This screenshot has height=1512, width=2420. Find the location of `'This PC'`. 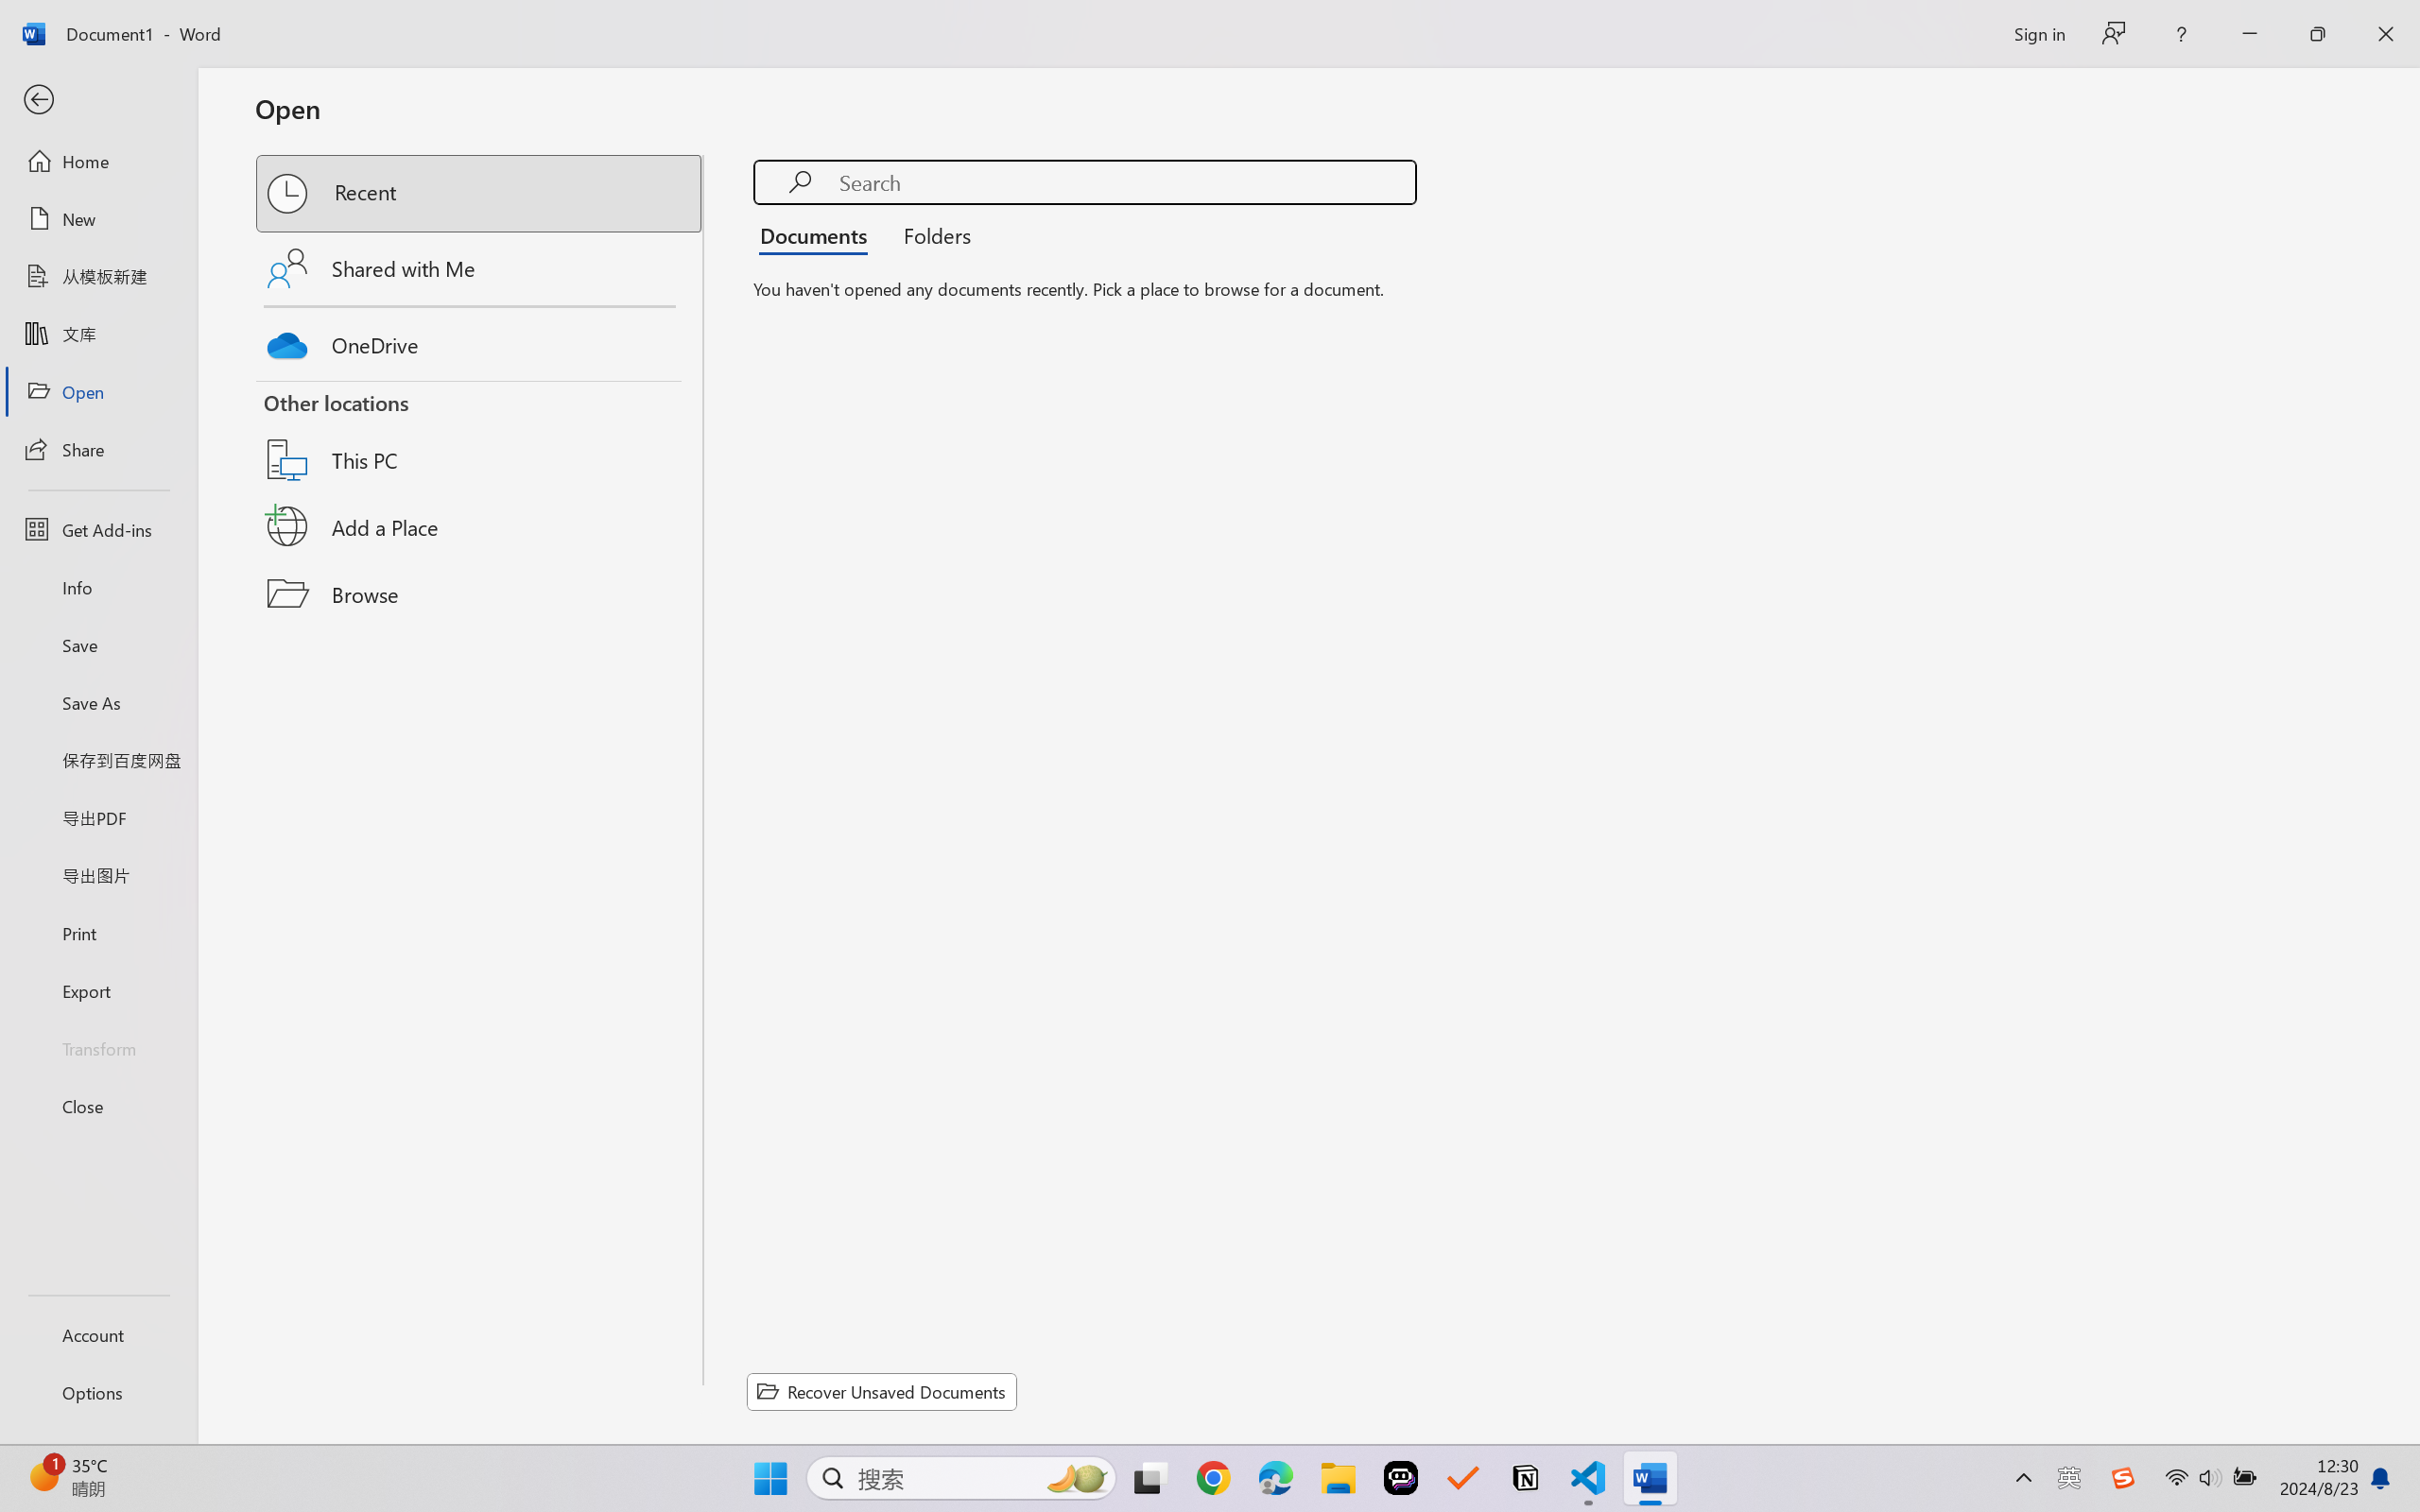

'This PC' is located at coordinates (480, 435).